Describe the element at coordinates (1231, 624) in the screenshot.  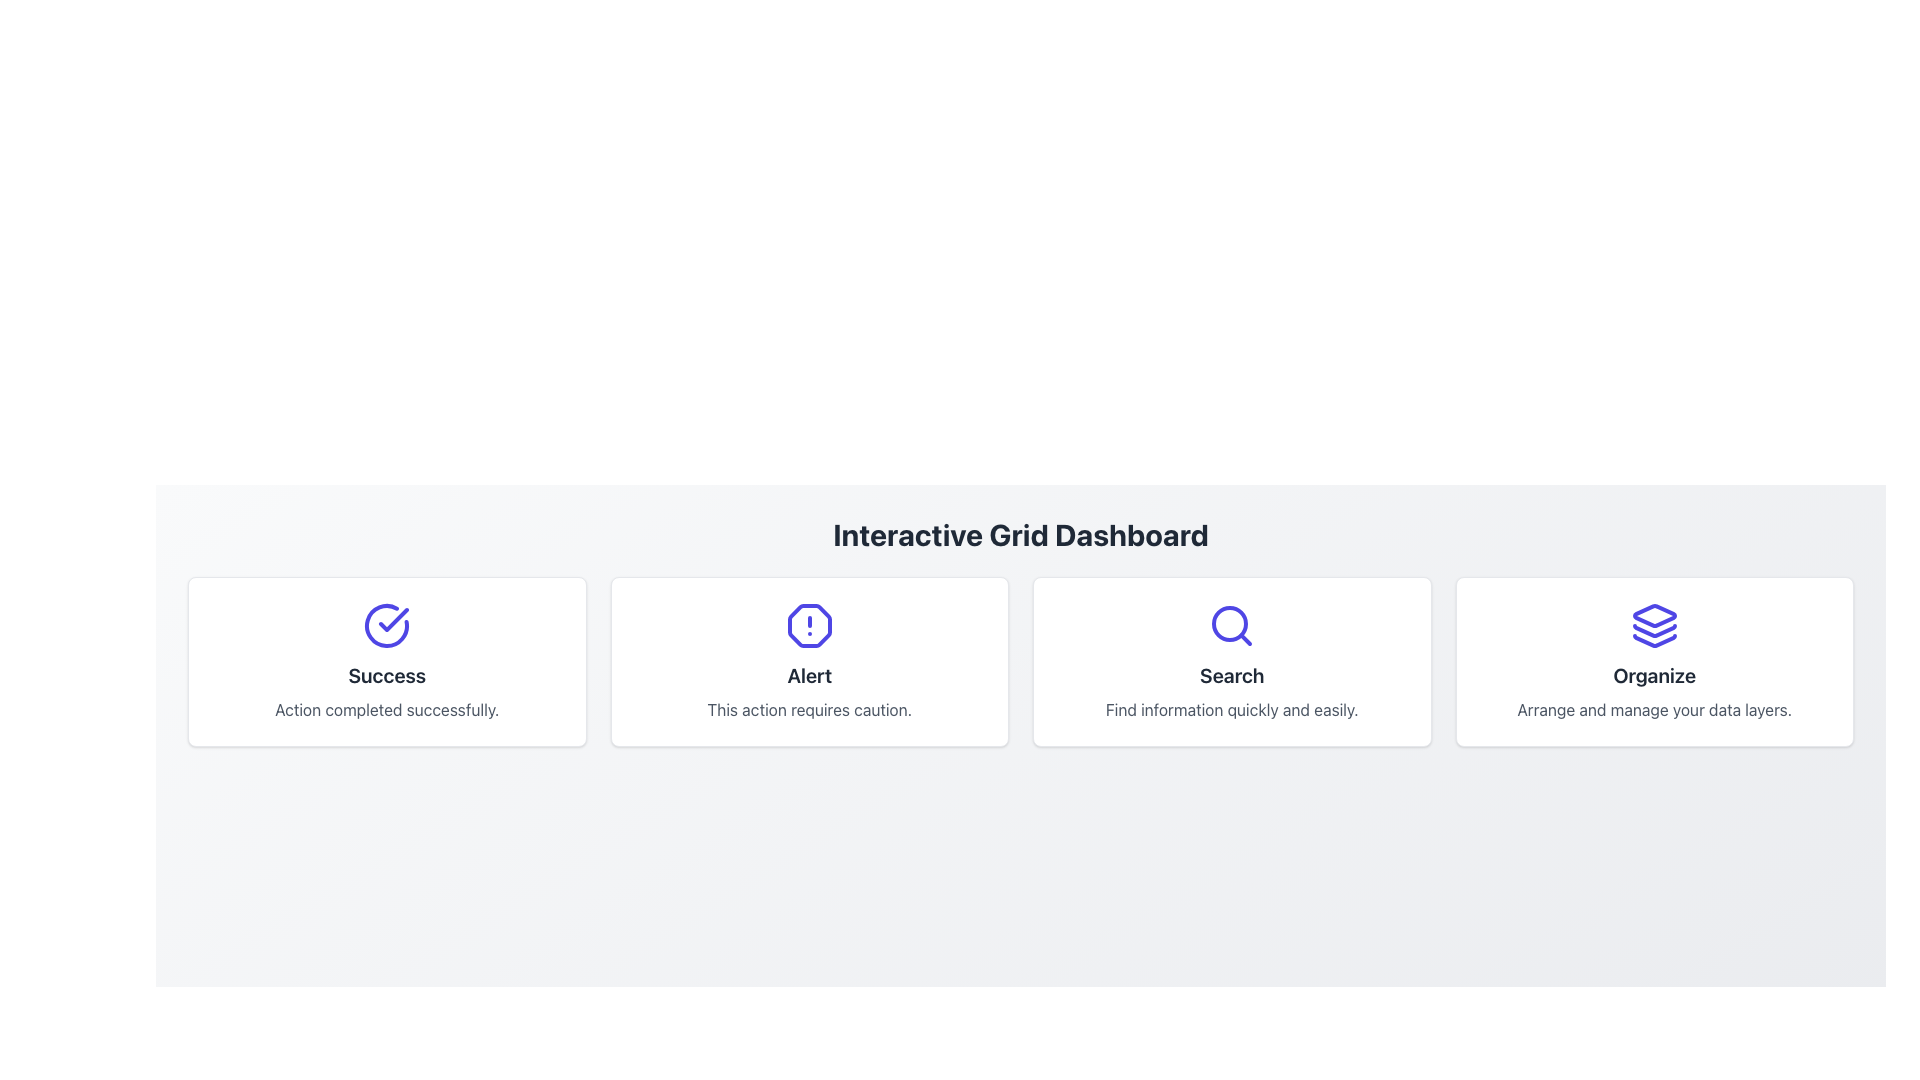
I see `the search icon located within the 'Search' card, which is the third card from the left in a row of four, positioned in the second column of the layout's grid` at that location.